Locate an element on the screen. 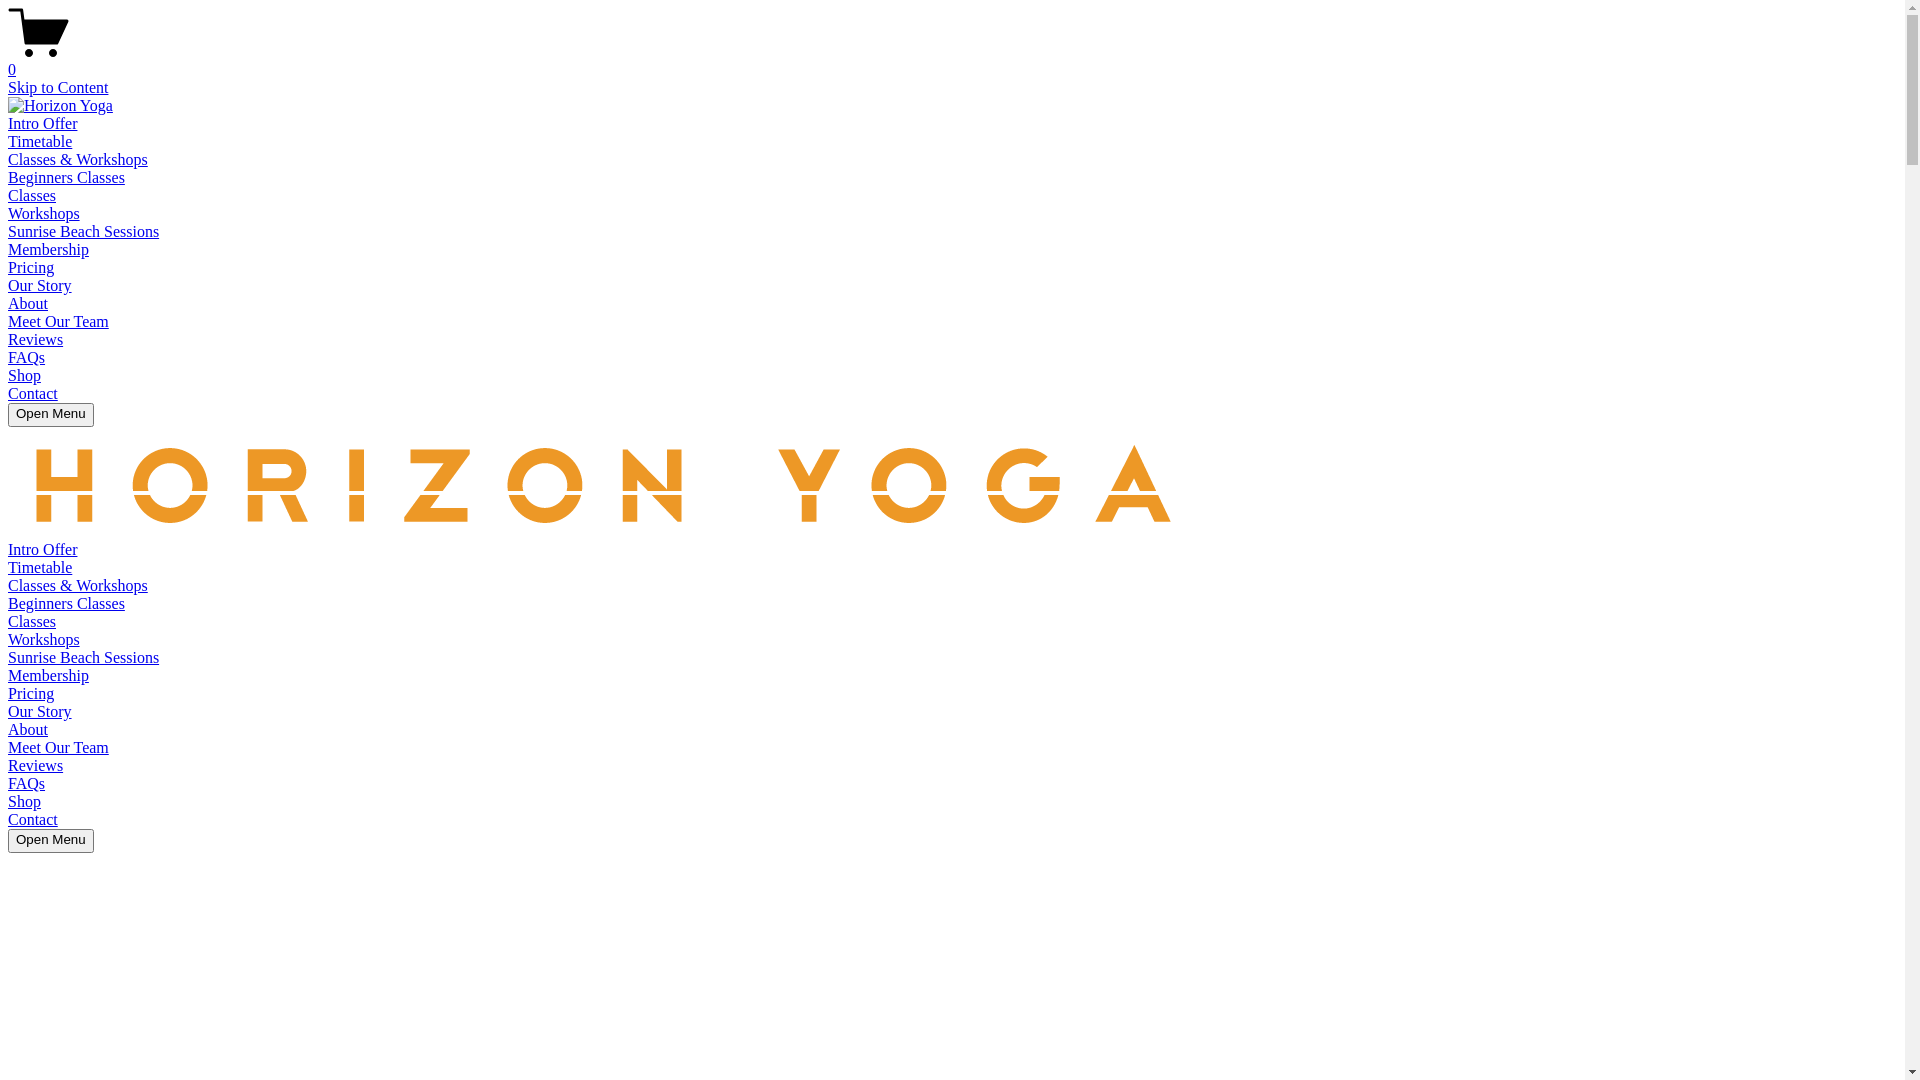 This screenshot has width=1920, height=1080. 'About' is located at coordinates (28, 303).